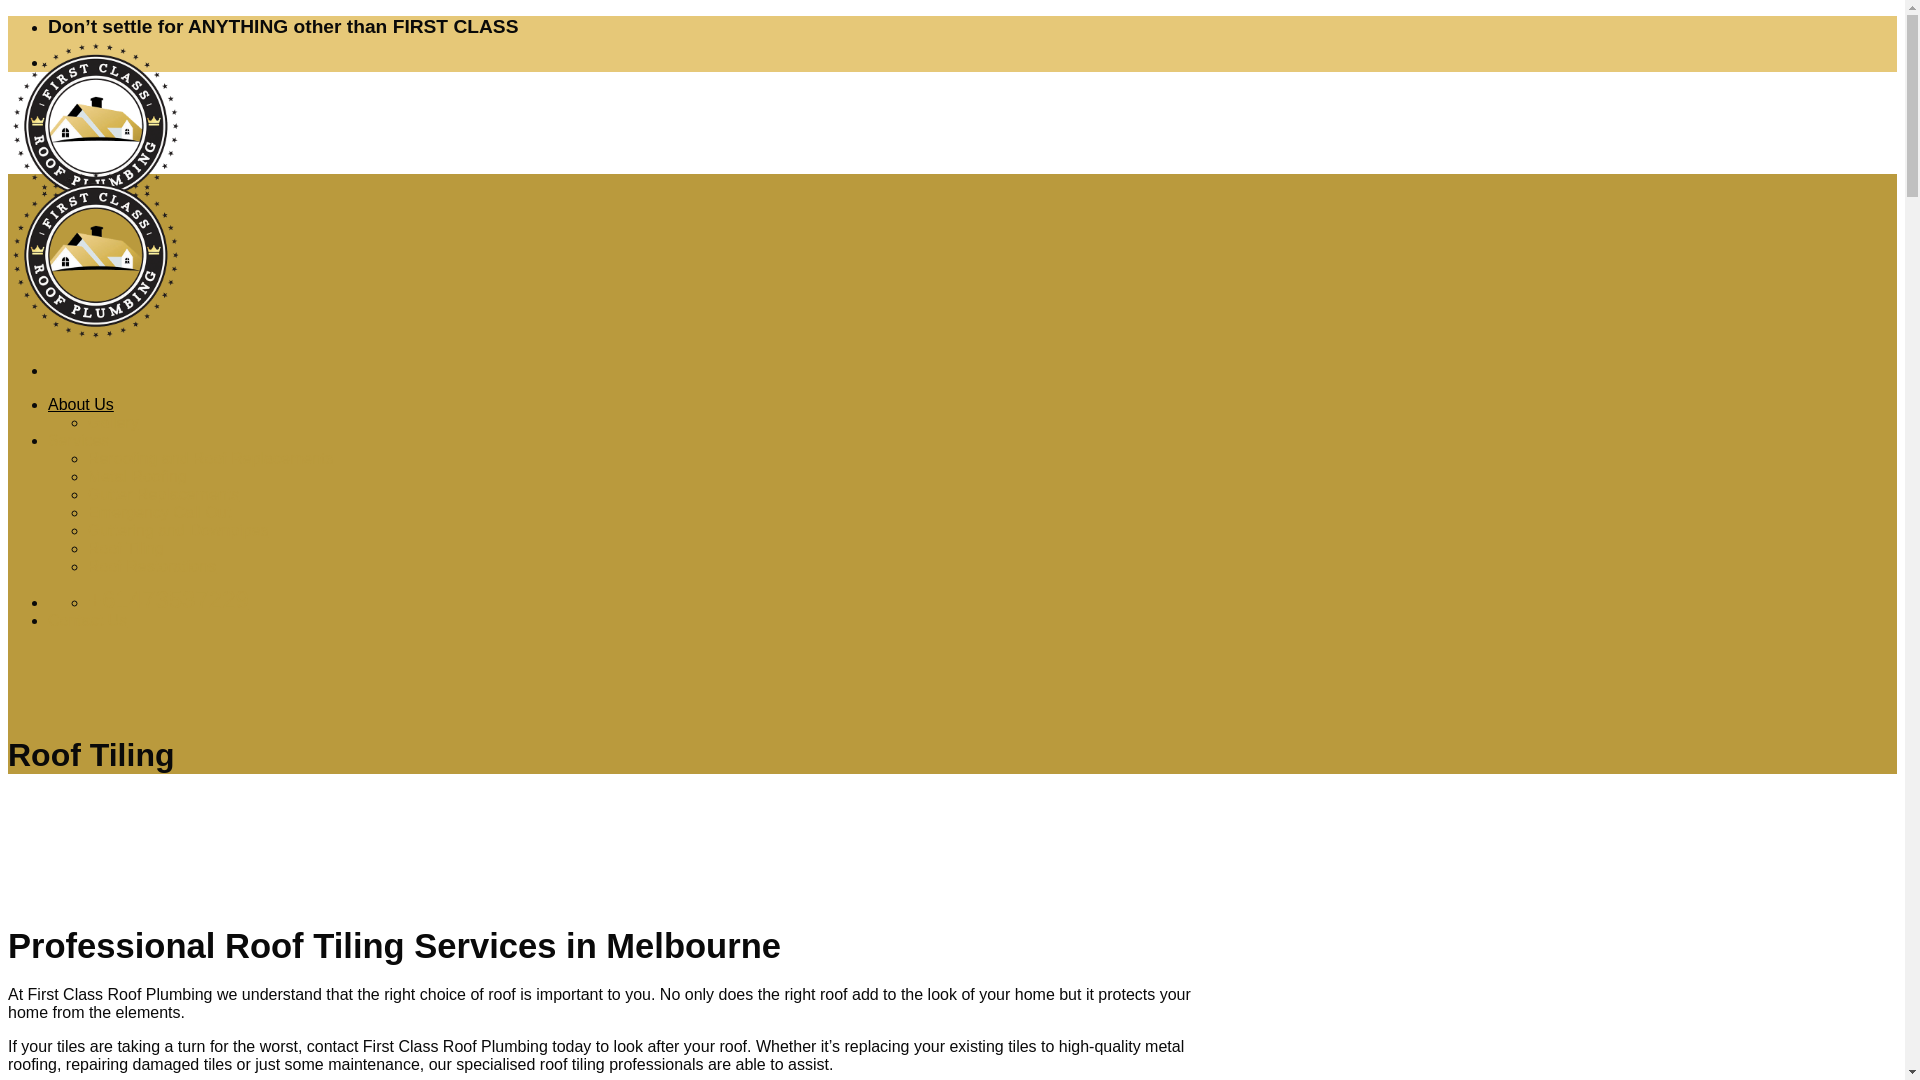 This screenshot has width=1920, height=1080. What do you see at coordinates (124, 548) in the screenshot?
I see `'Roof Tiling'` at bounding box center [124, 548].